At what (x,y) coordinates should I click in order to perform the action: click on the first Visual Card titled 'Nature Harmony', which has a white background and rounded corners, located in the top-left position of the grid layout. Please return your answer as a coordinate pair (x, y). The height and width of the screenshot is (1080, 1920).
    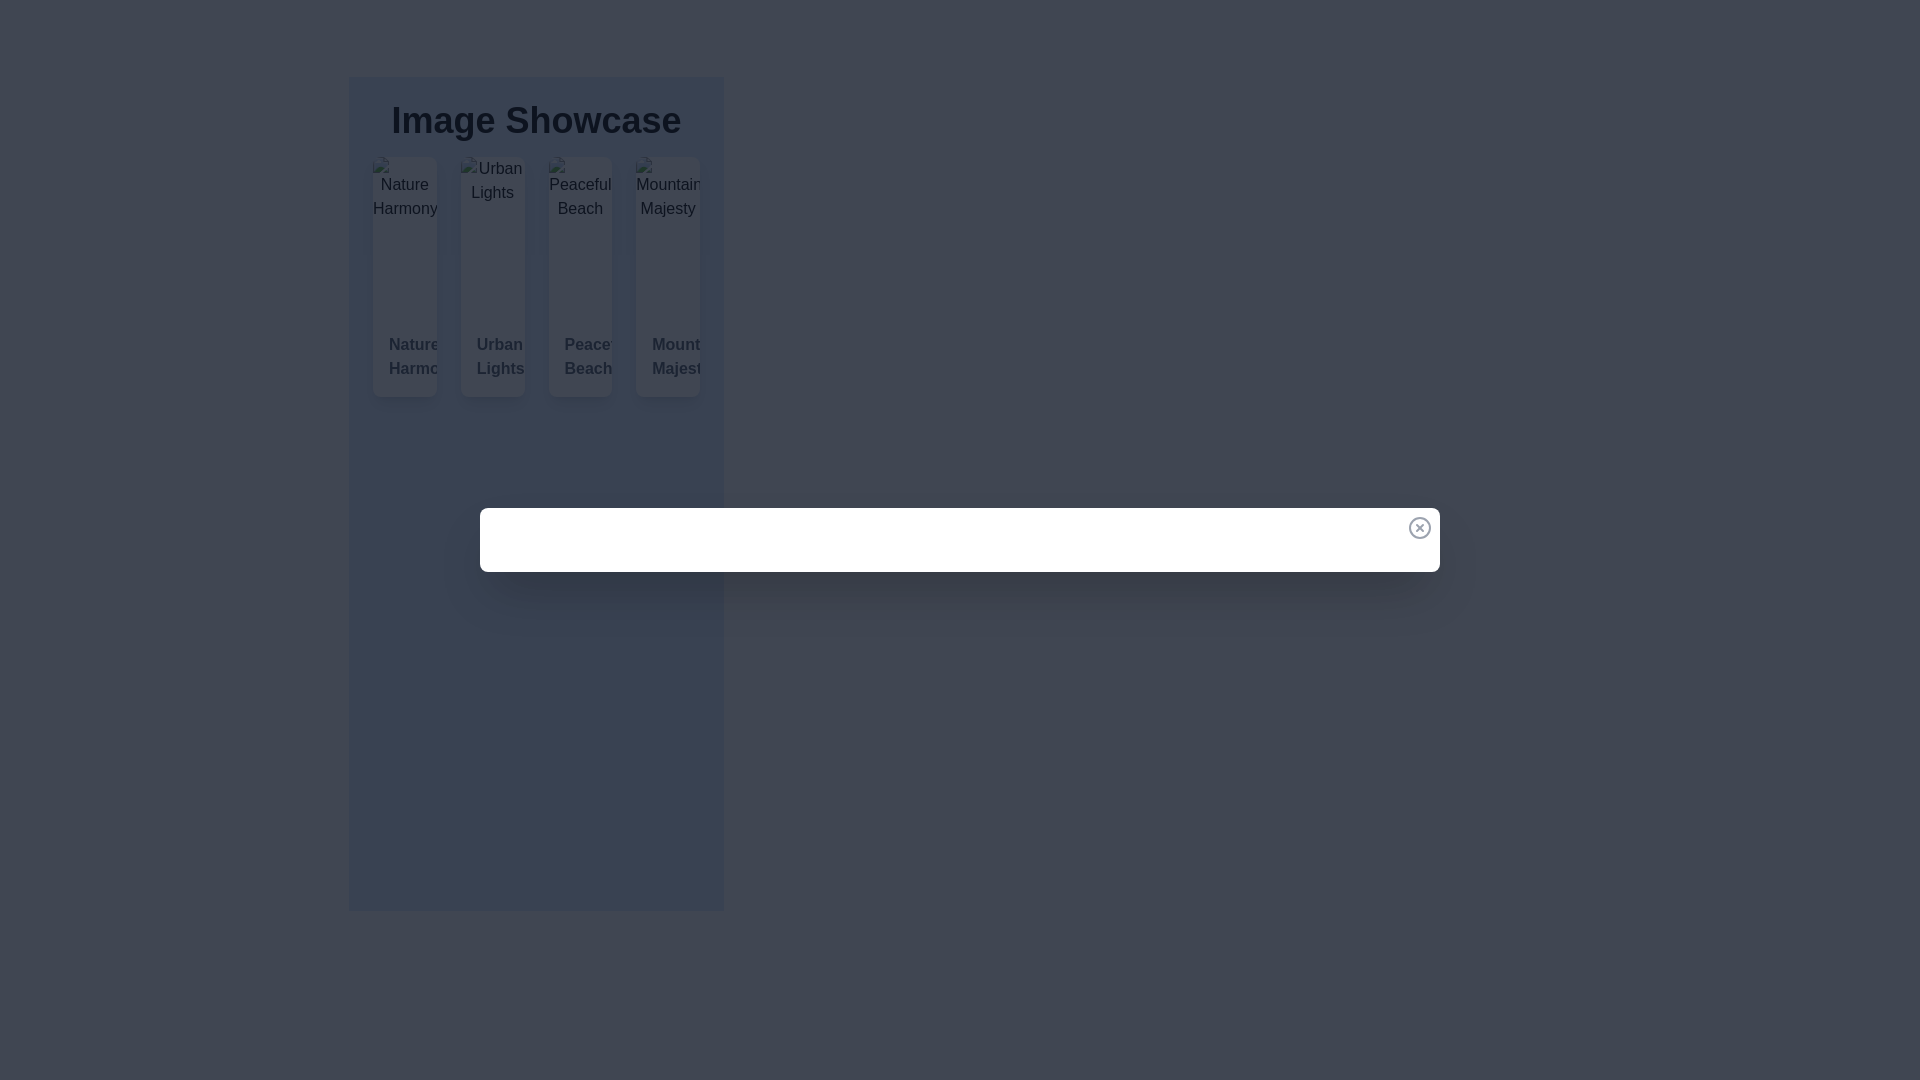
    Looking at the image, I should click on (403, 277).